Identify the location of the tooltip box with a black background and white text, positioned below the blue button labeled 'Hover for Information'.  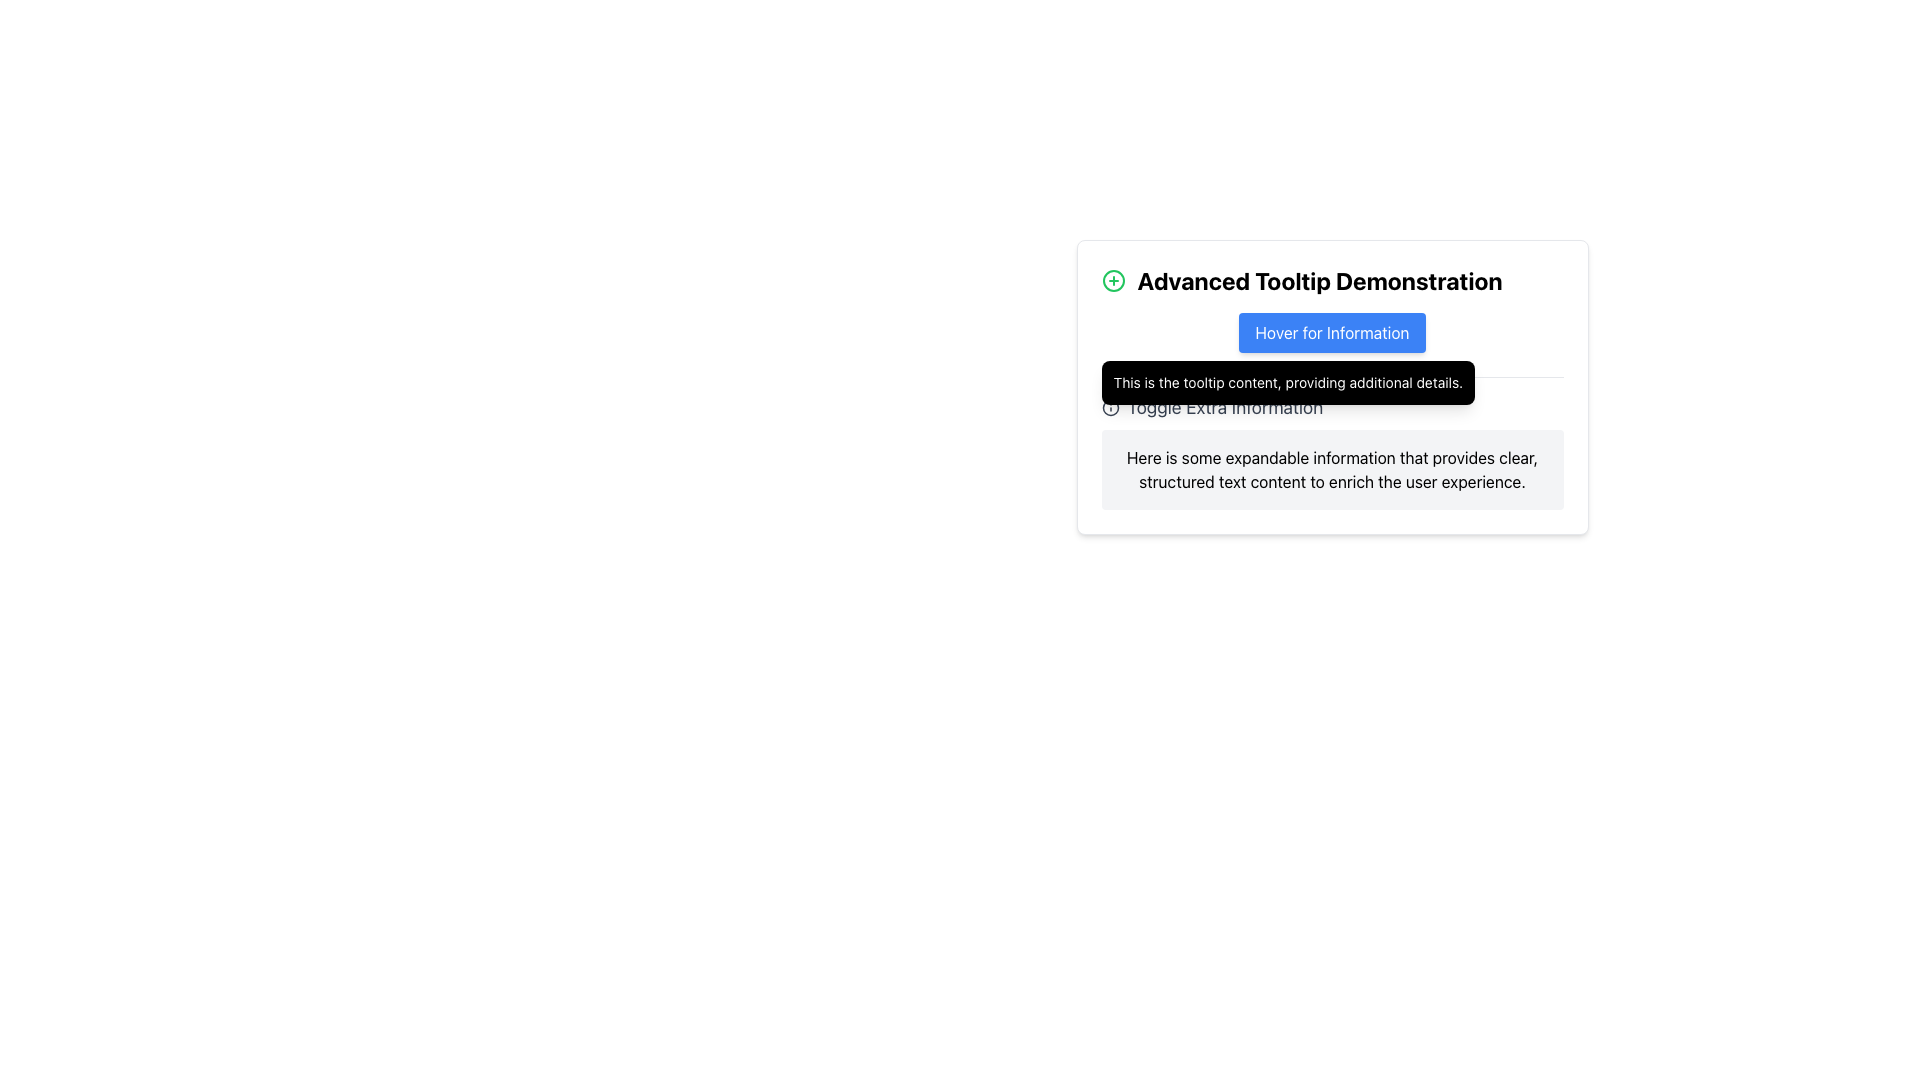
(1287, 382).